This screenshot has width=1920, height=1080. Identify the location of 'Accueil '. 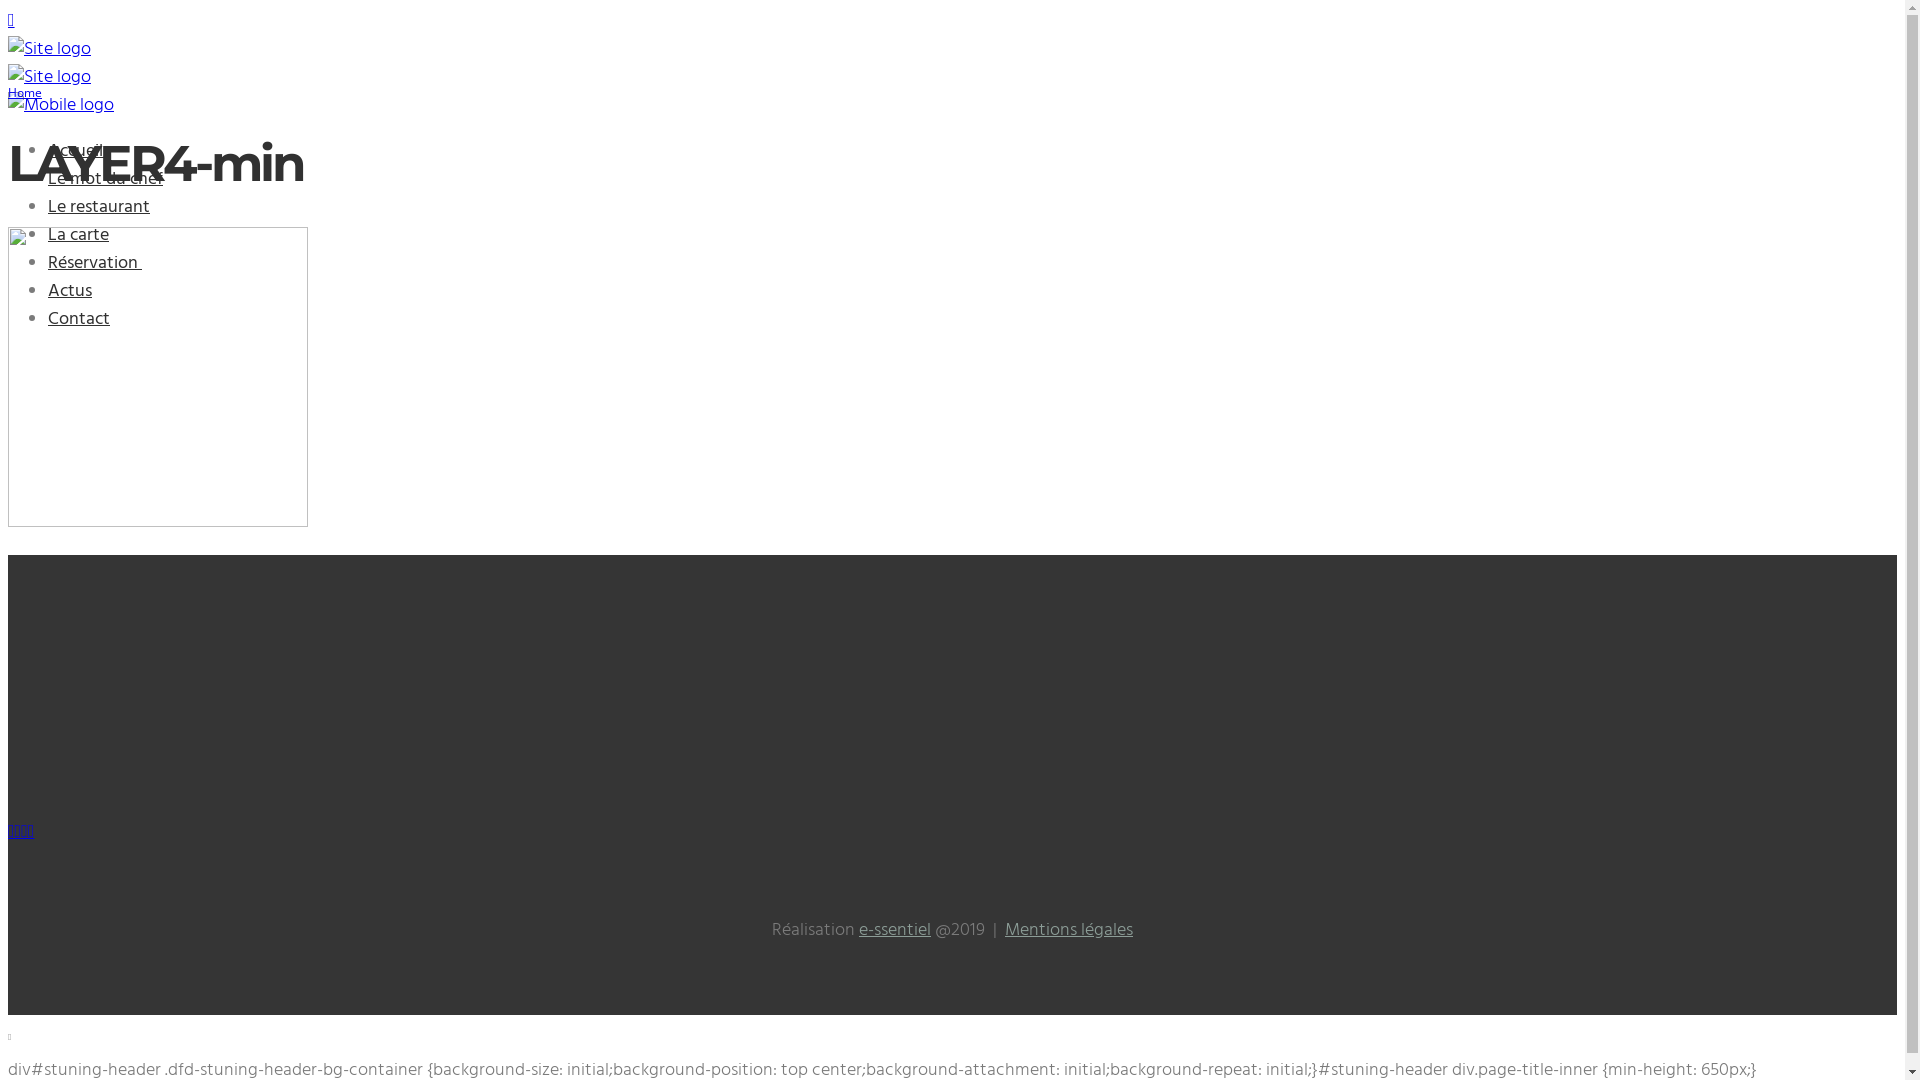
(48, 150).